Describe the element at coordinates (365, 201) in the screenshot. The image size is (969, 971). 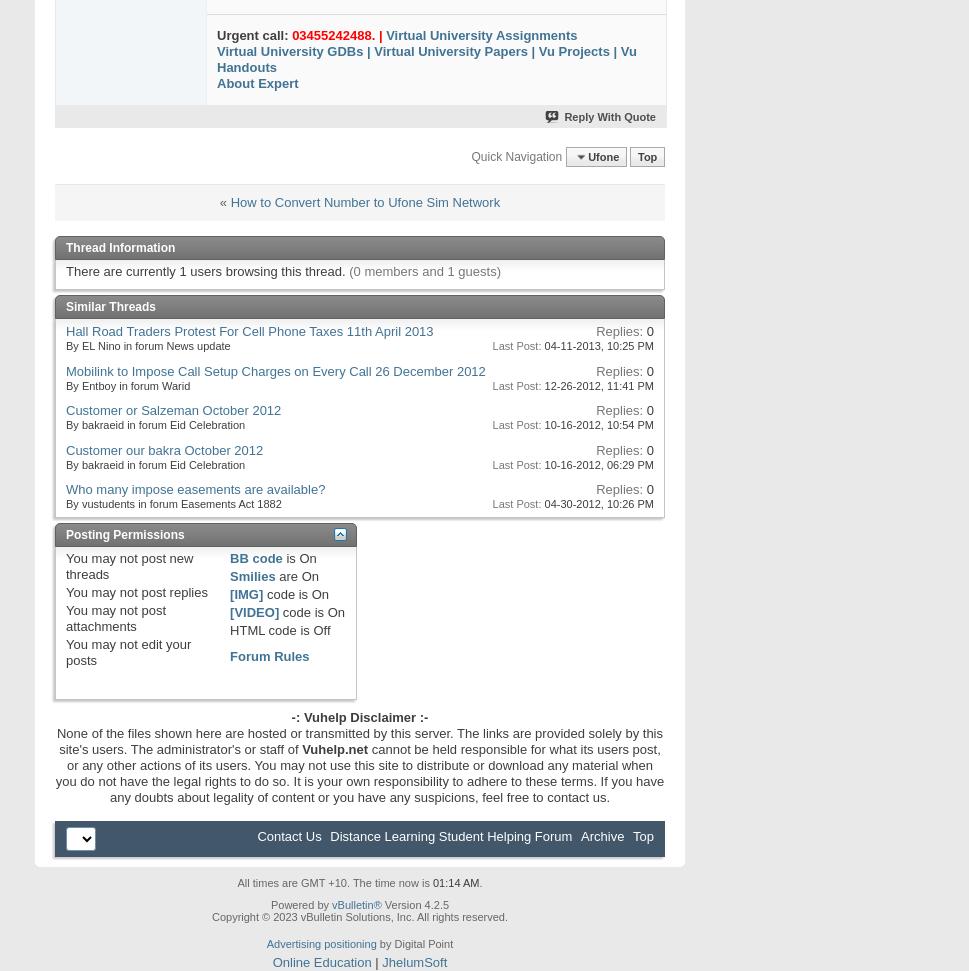
I see `'How to Convert Number to Ufone Sim Network'` at that location.